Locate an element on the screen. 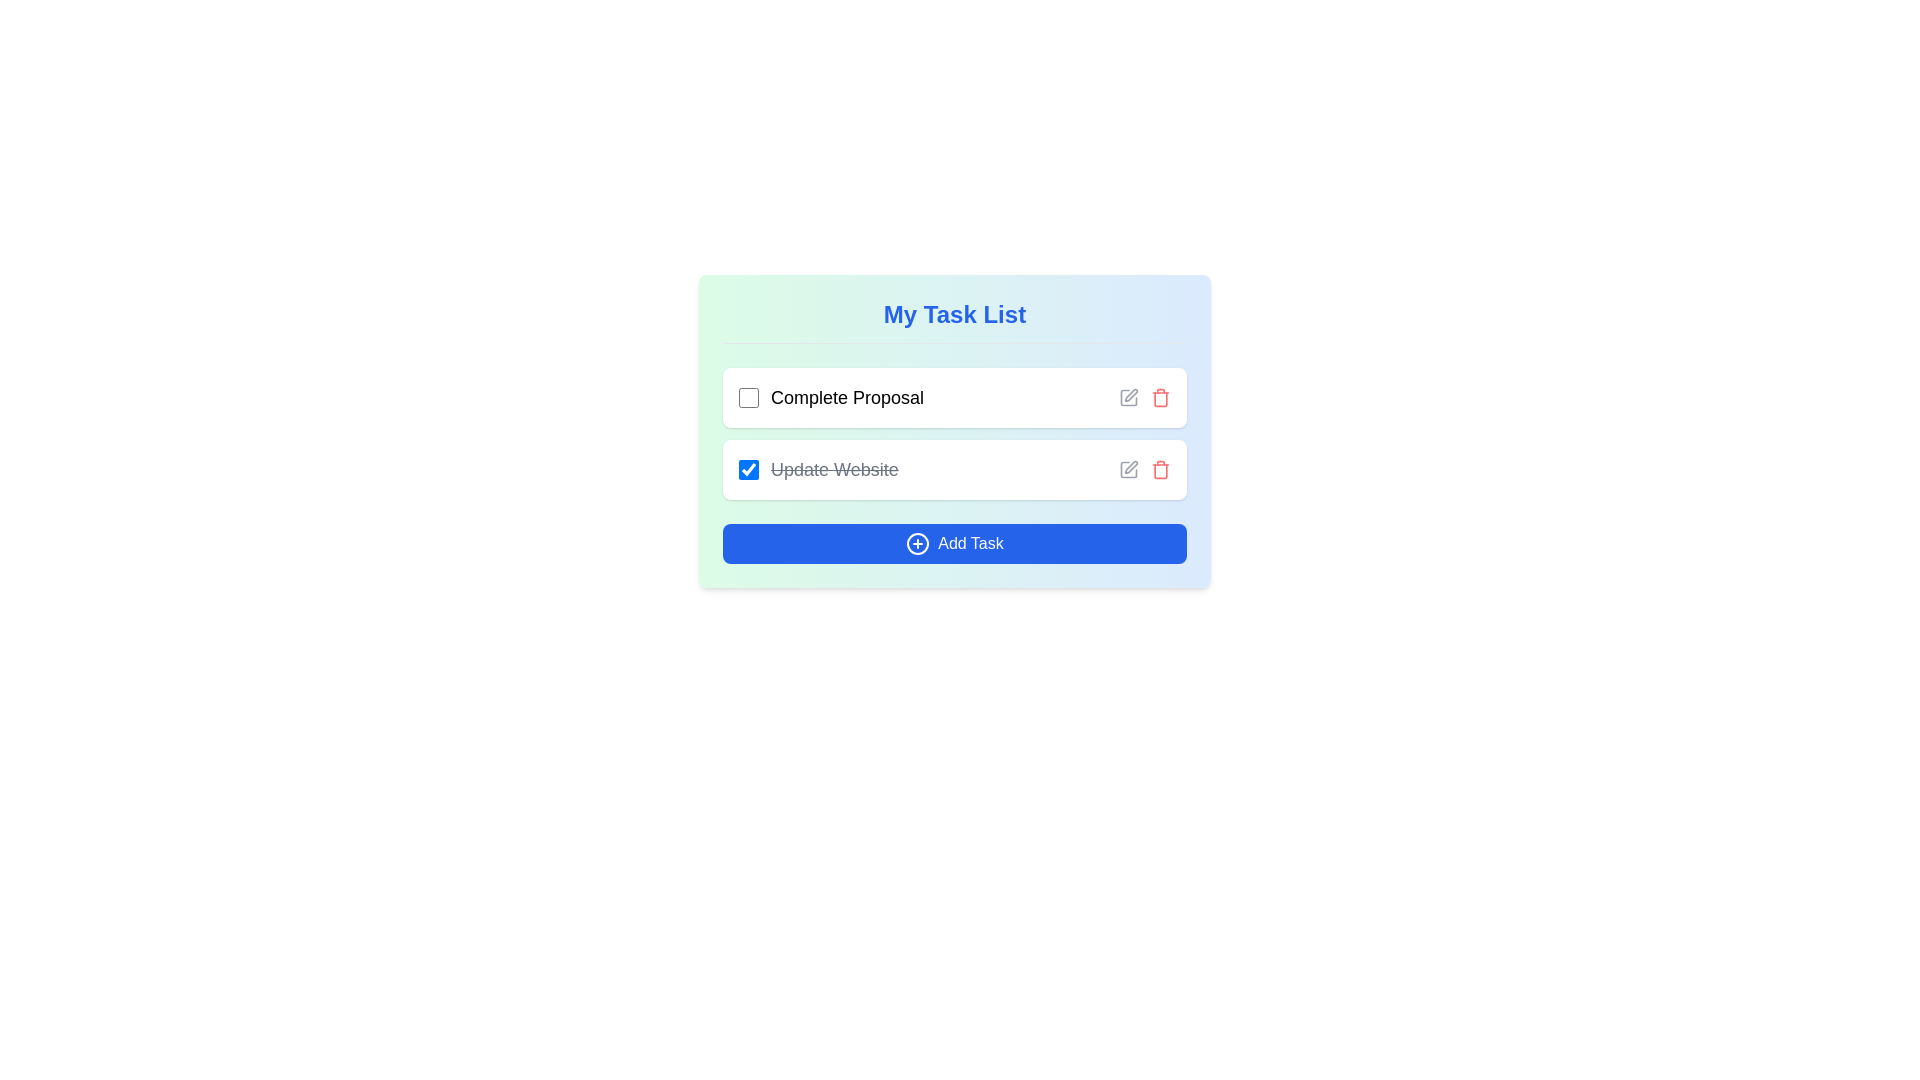  the text label displaying 'Update Website', which is styled with a line-through to indicate completion and is located in the second task item of the task list interface is located at coordinates (834, 470).